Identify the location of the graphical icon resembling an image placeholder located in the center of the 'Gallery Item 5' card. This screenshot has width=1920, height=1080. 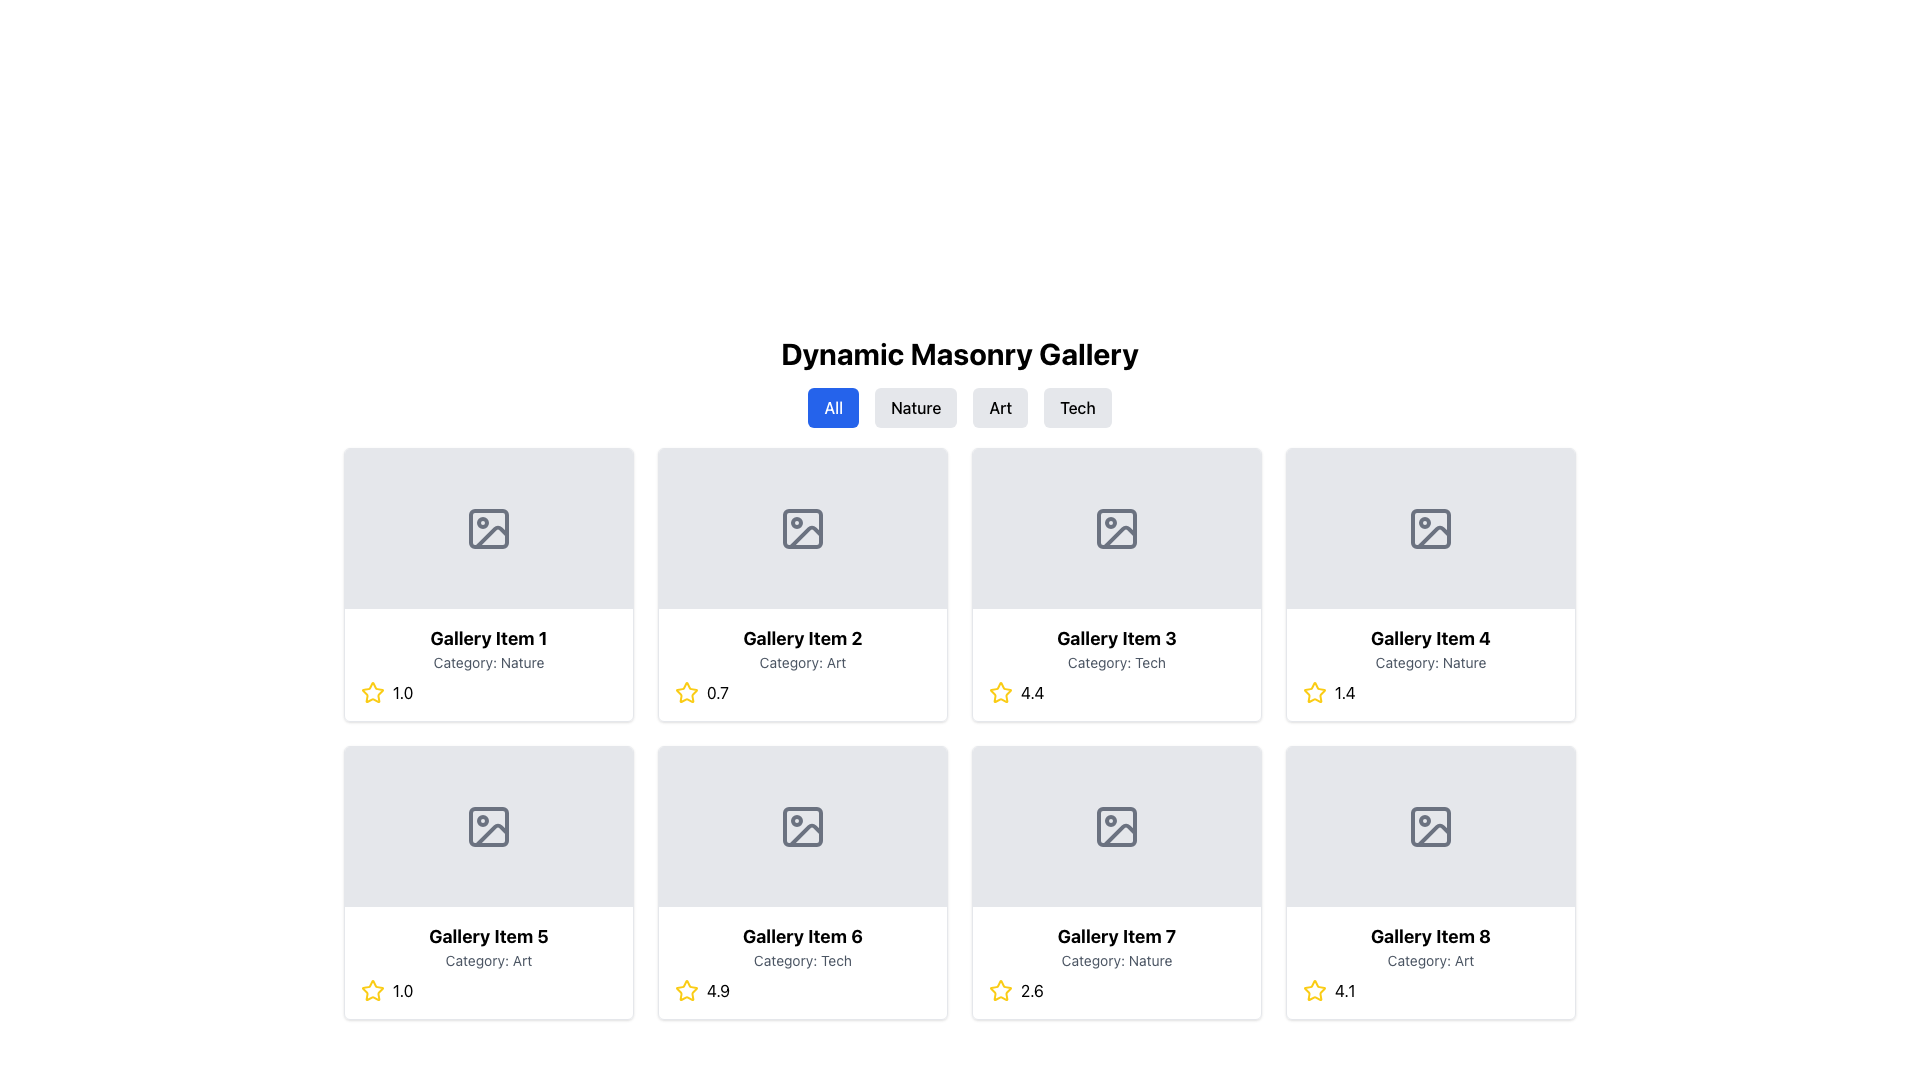
(489, 826).